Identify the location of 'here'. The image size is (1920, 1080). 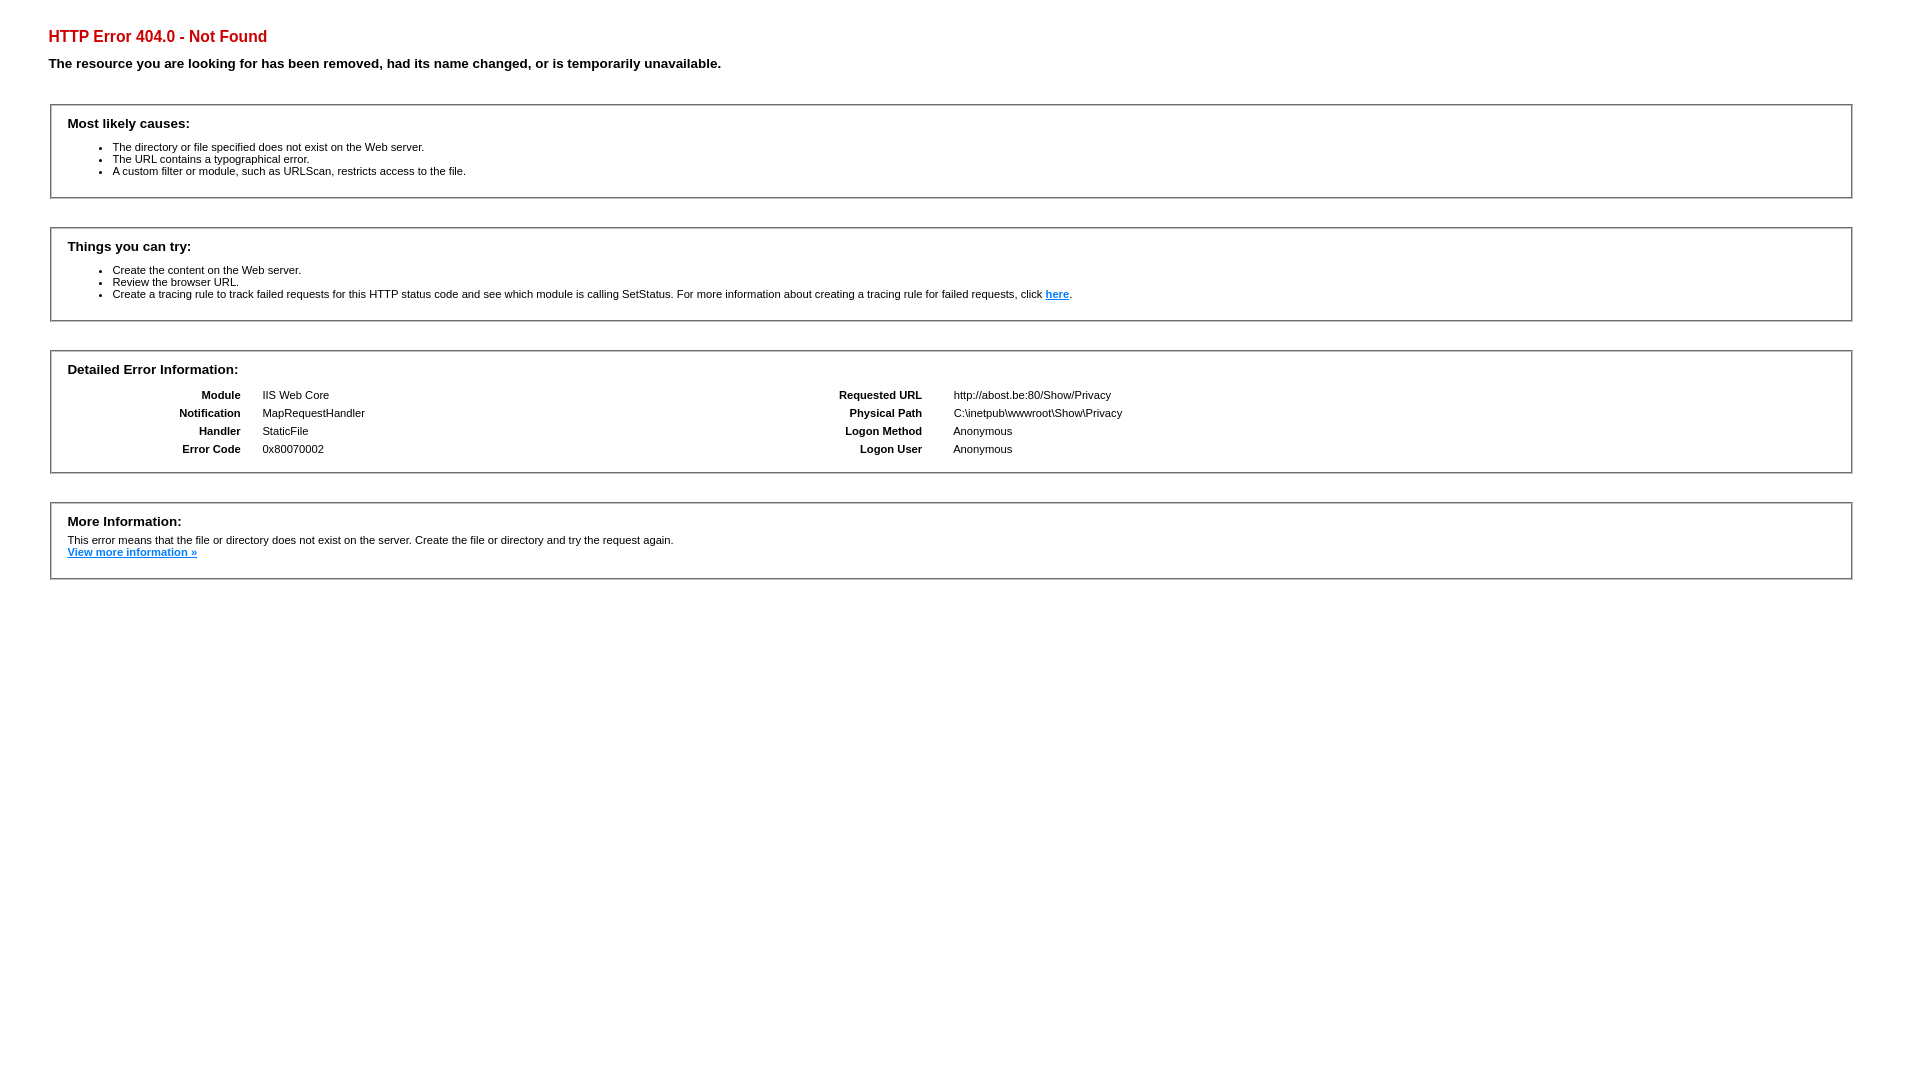
(1056, 293).